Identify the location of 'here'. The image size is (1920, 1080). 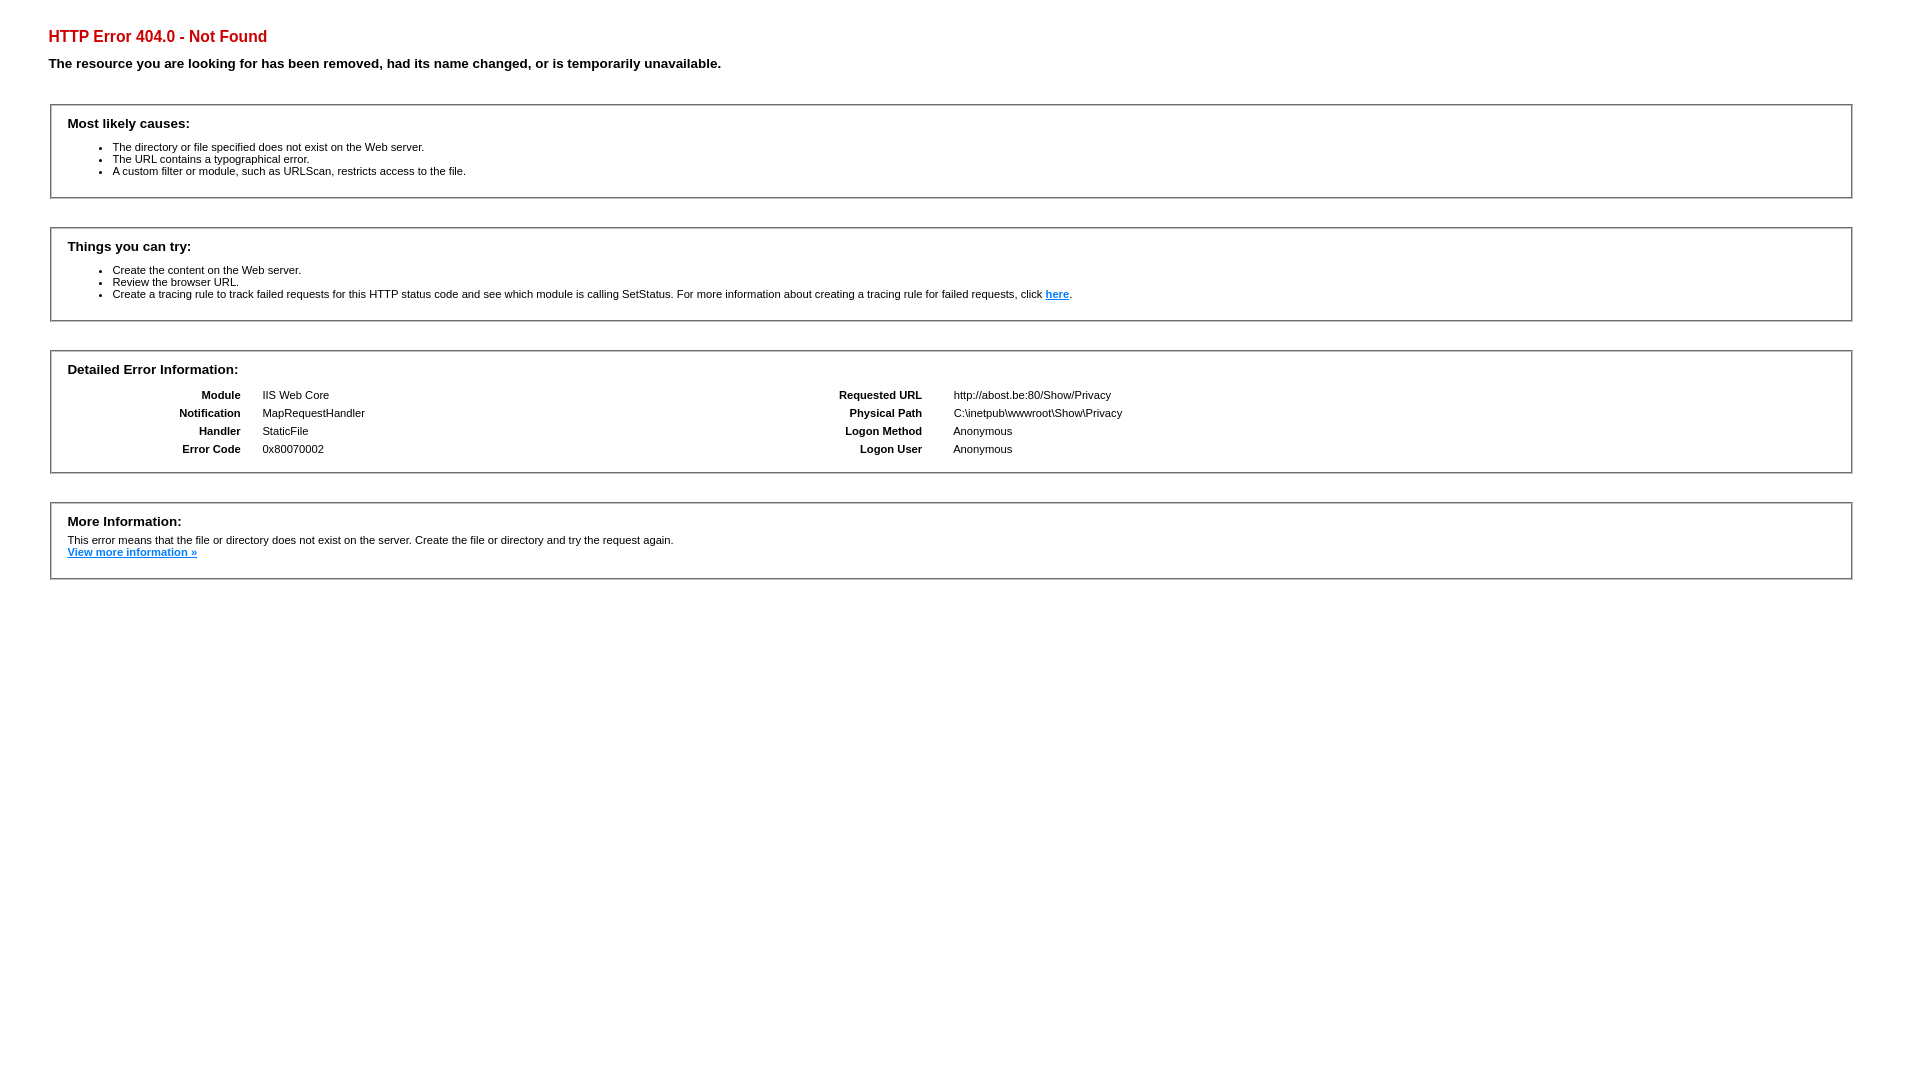
(1056, 293).